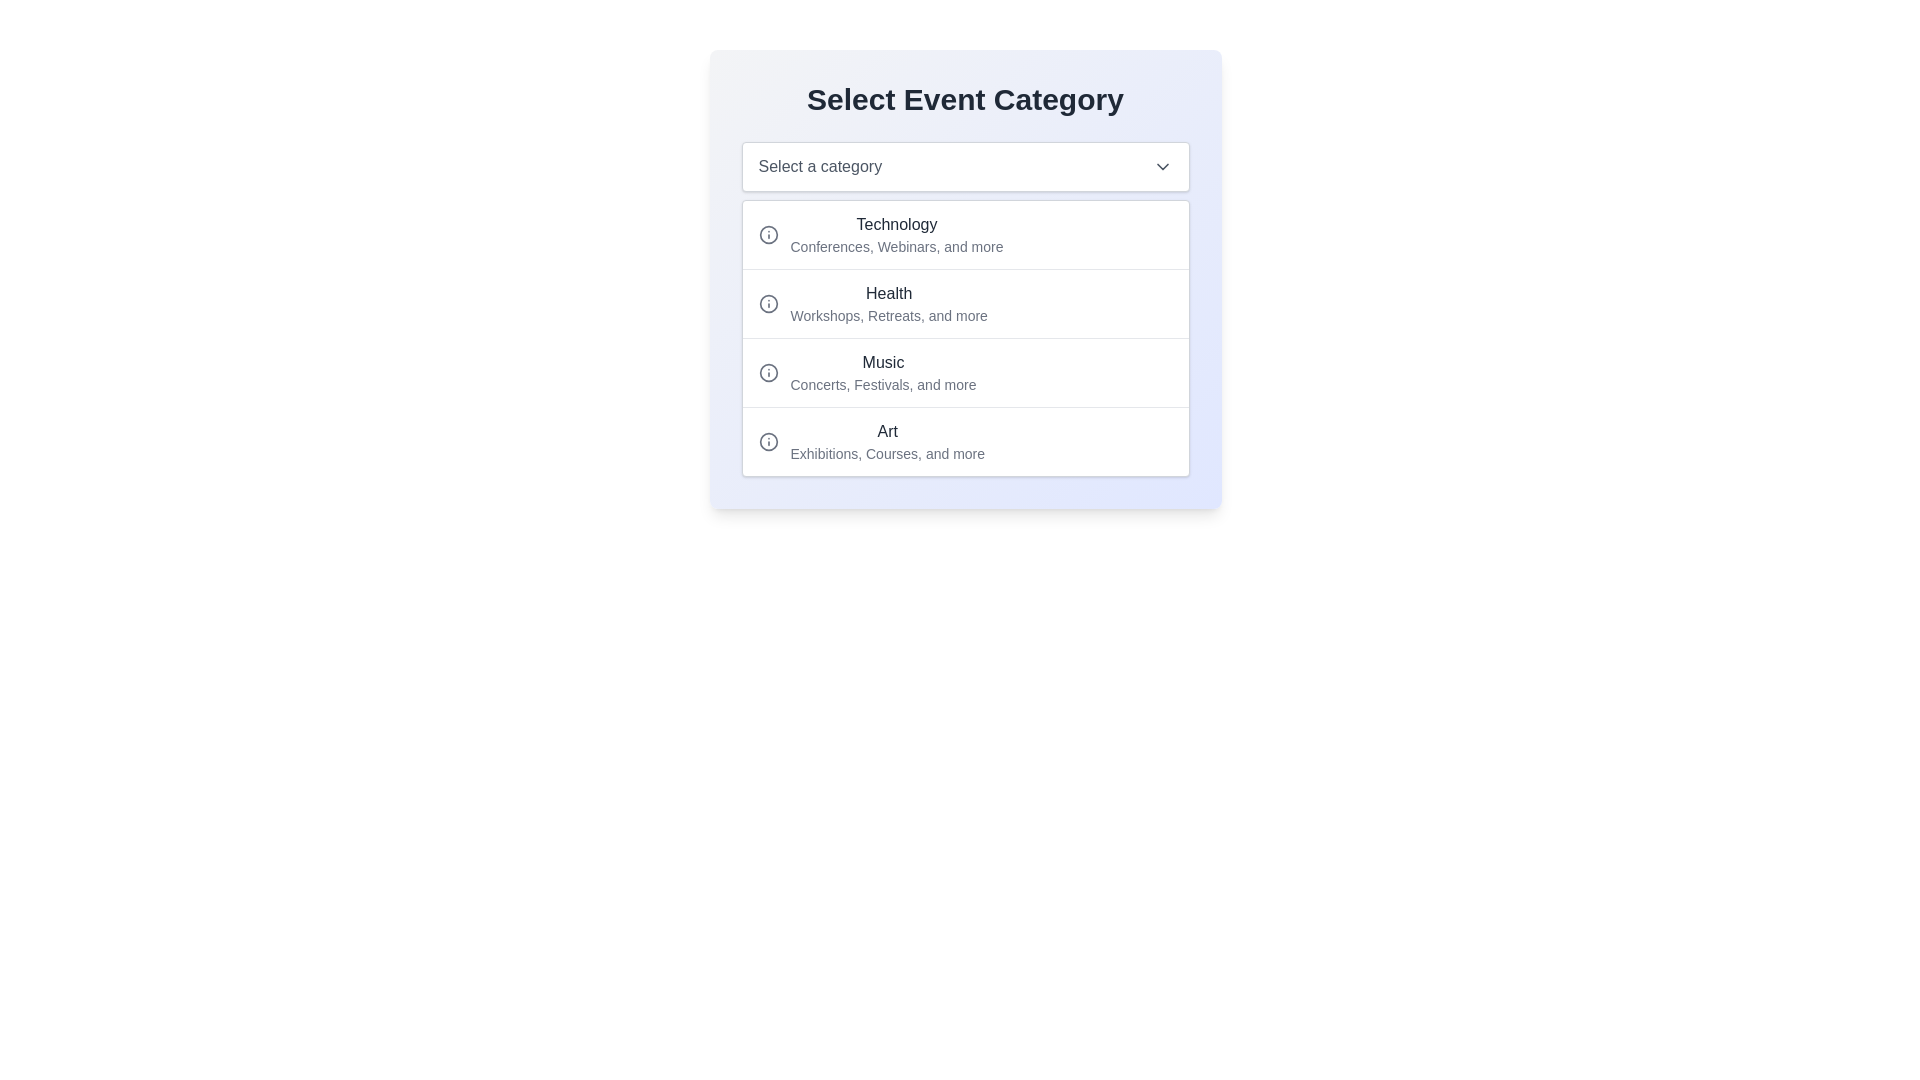 Image resolution: width=1920 pixels, height=1080 pixels. Describe the element at coordinates (888, 293) in the screenshot. I see `the 'Health' text label, which identifies the Health category within the selectable event list, located under 'Select Event Category.'` at that location.